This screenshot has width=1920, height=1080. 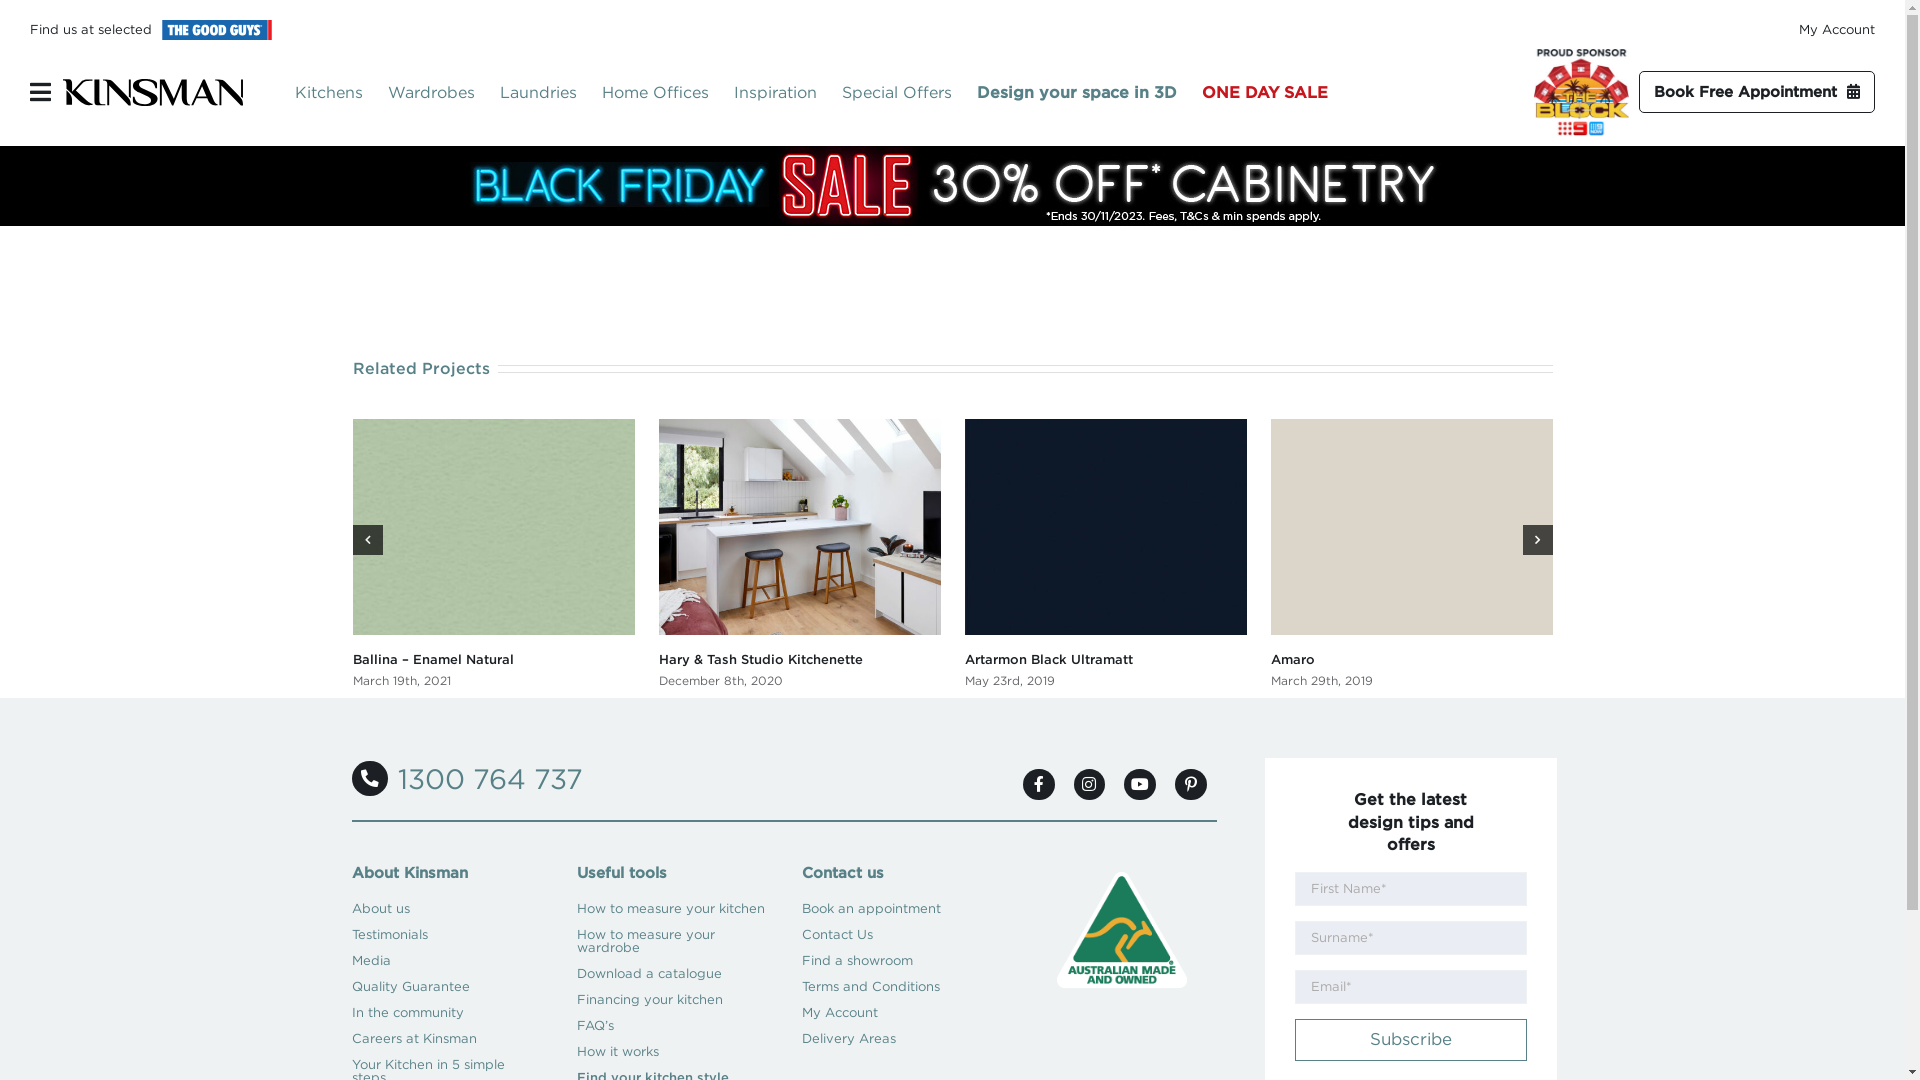 What do you see at coordinates (1276, 92) in the screenshot?
I see `'ONE DAY SALE'` at bounding box center [1276, 92].